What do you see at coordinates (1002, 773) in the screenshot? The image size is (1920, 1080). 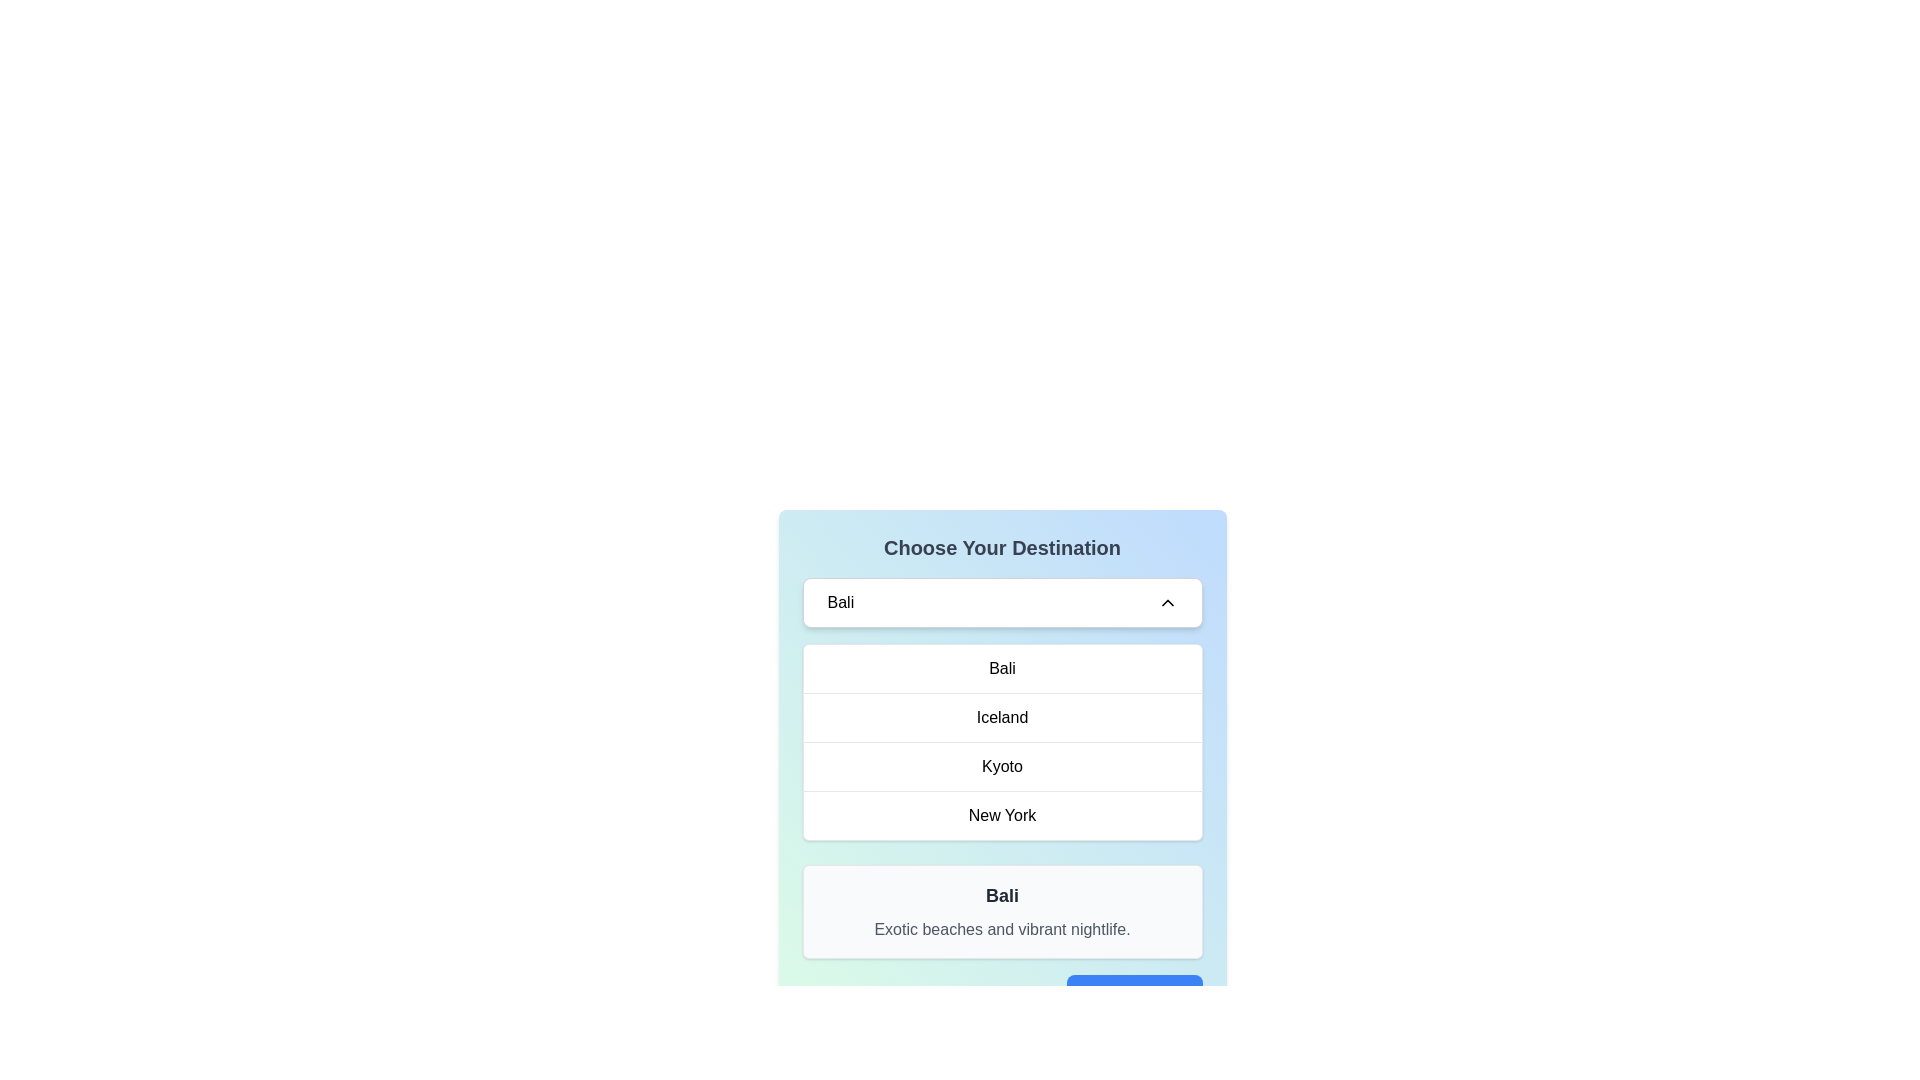 I see `the third option in the dropdown list labeled 'Choose Your Destination'` at bounding box center [1002, 773].